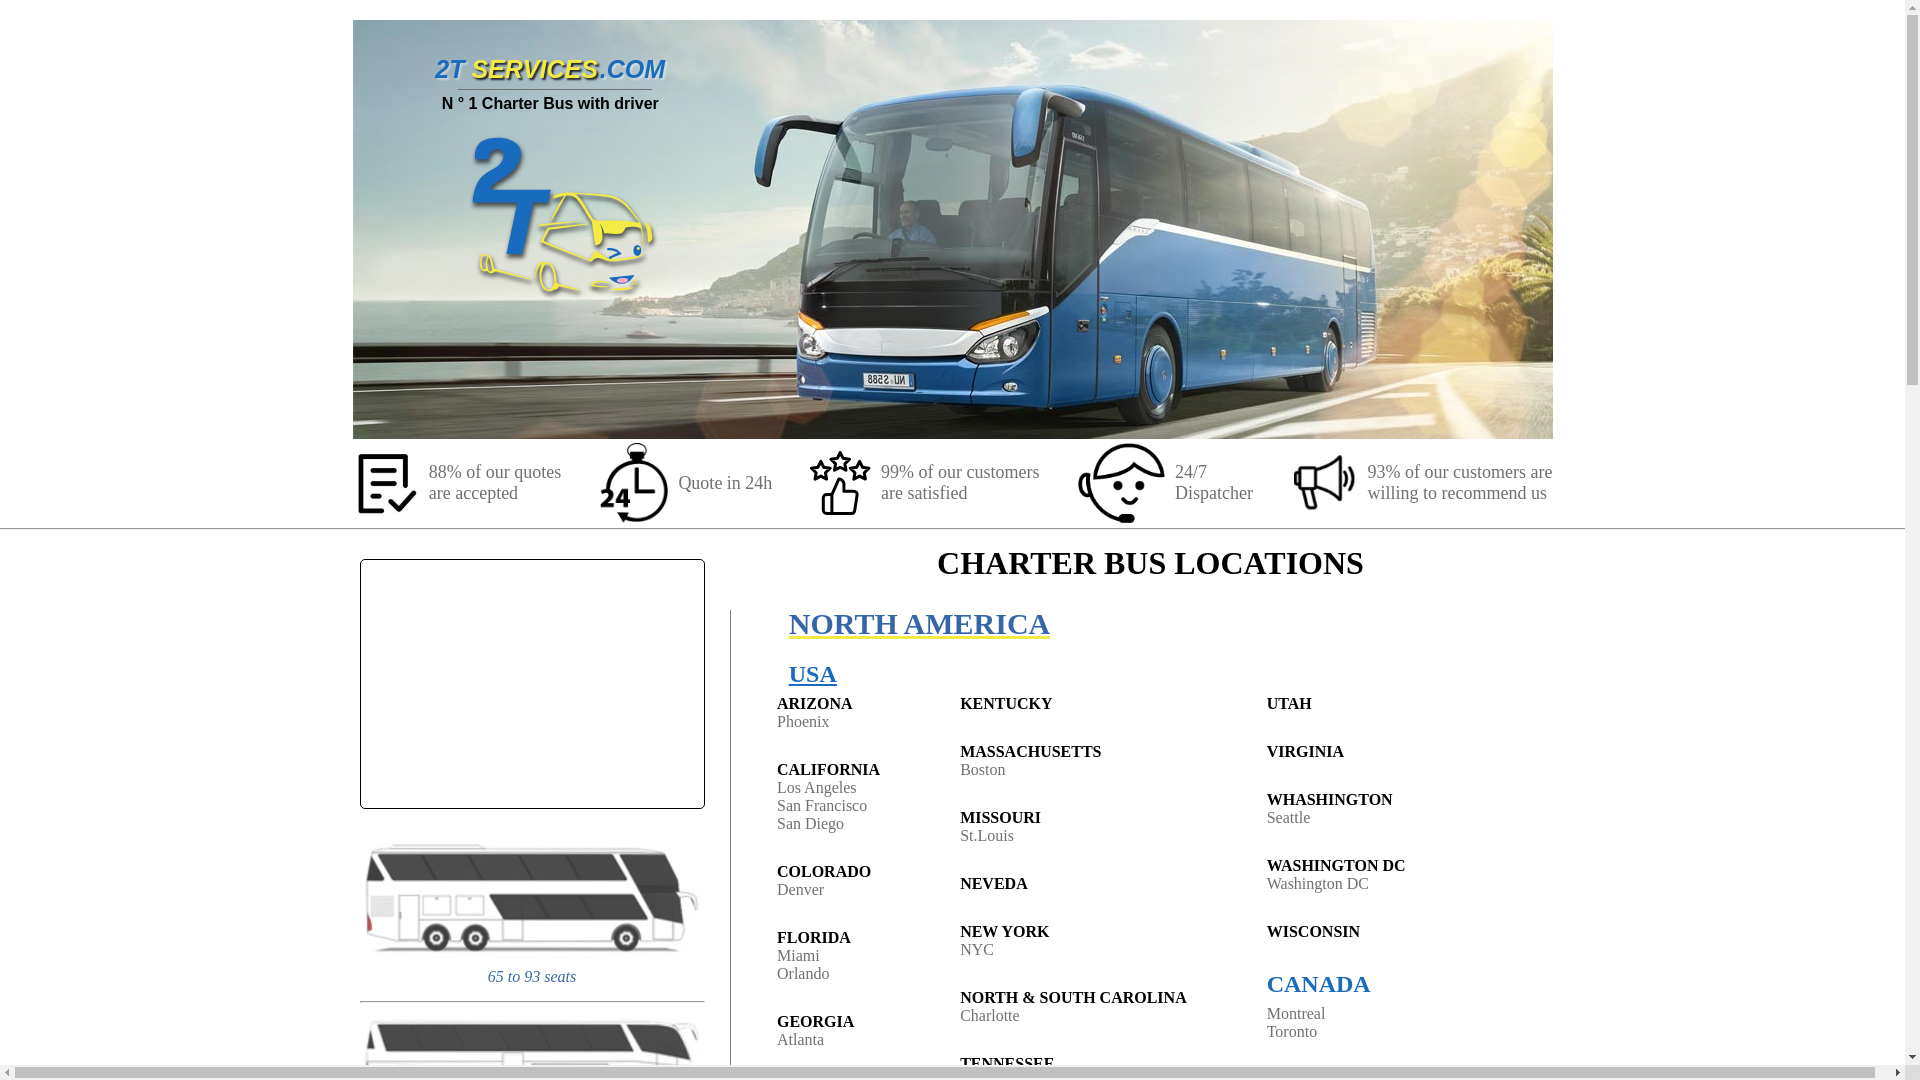 The width and height of the screenshot is (1920, 1080). What do you see at coordinates (821, 804) in the screenshot?
I see `'San Francisco'` at bounding box center [821, 804].